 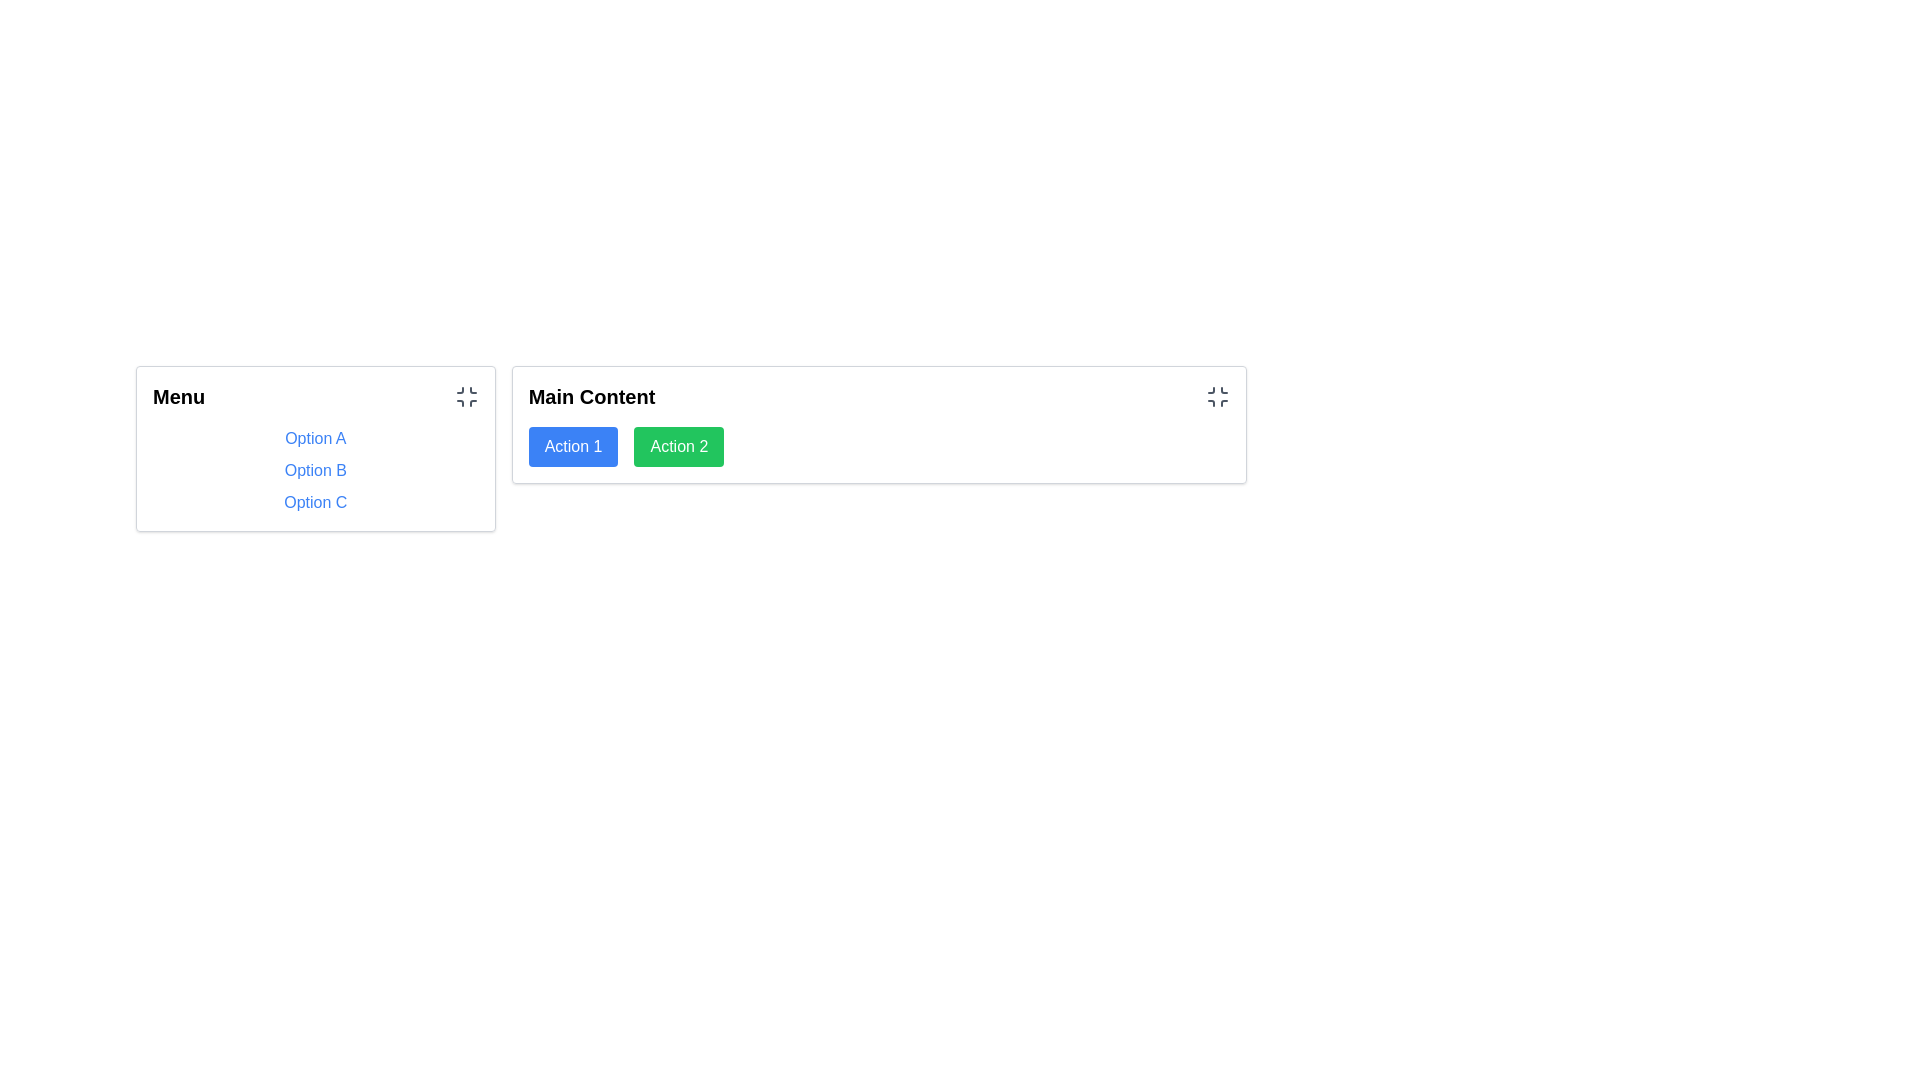 I want to click on the blue text link at the top of the 'Menu' list in the left panel, so click(x=314, y=438).